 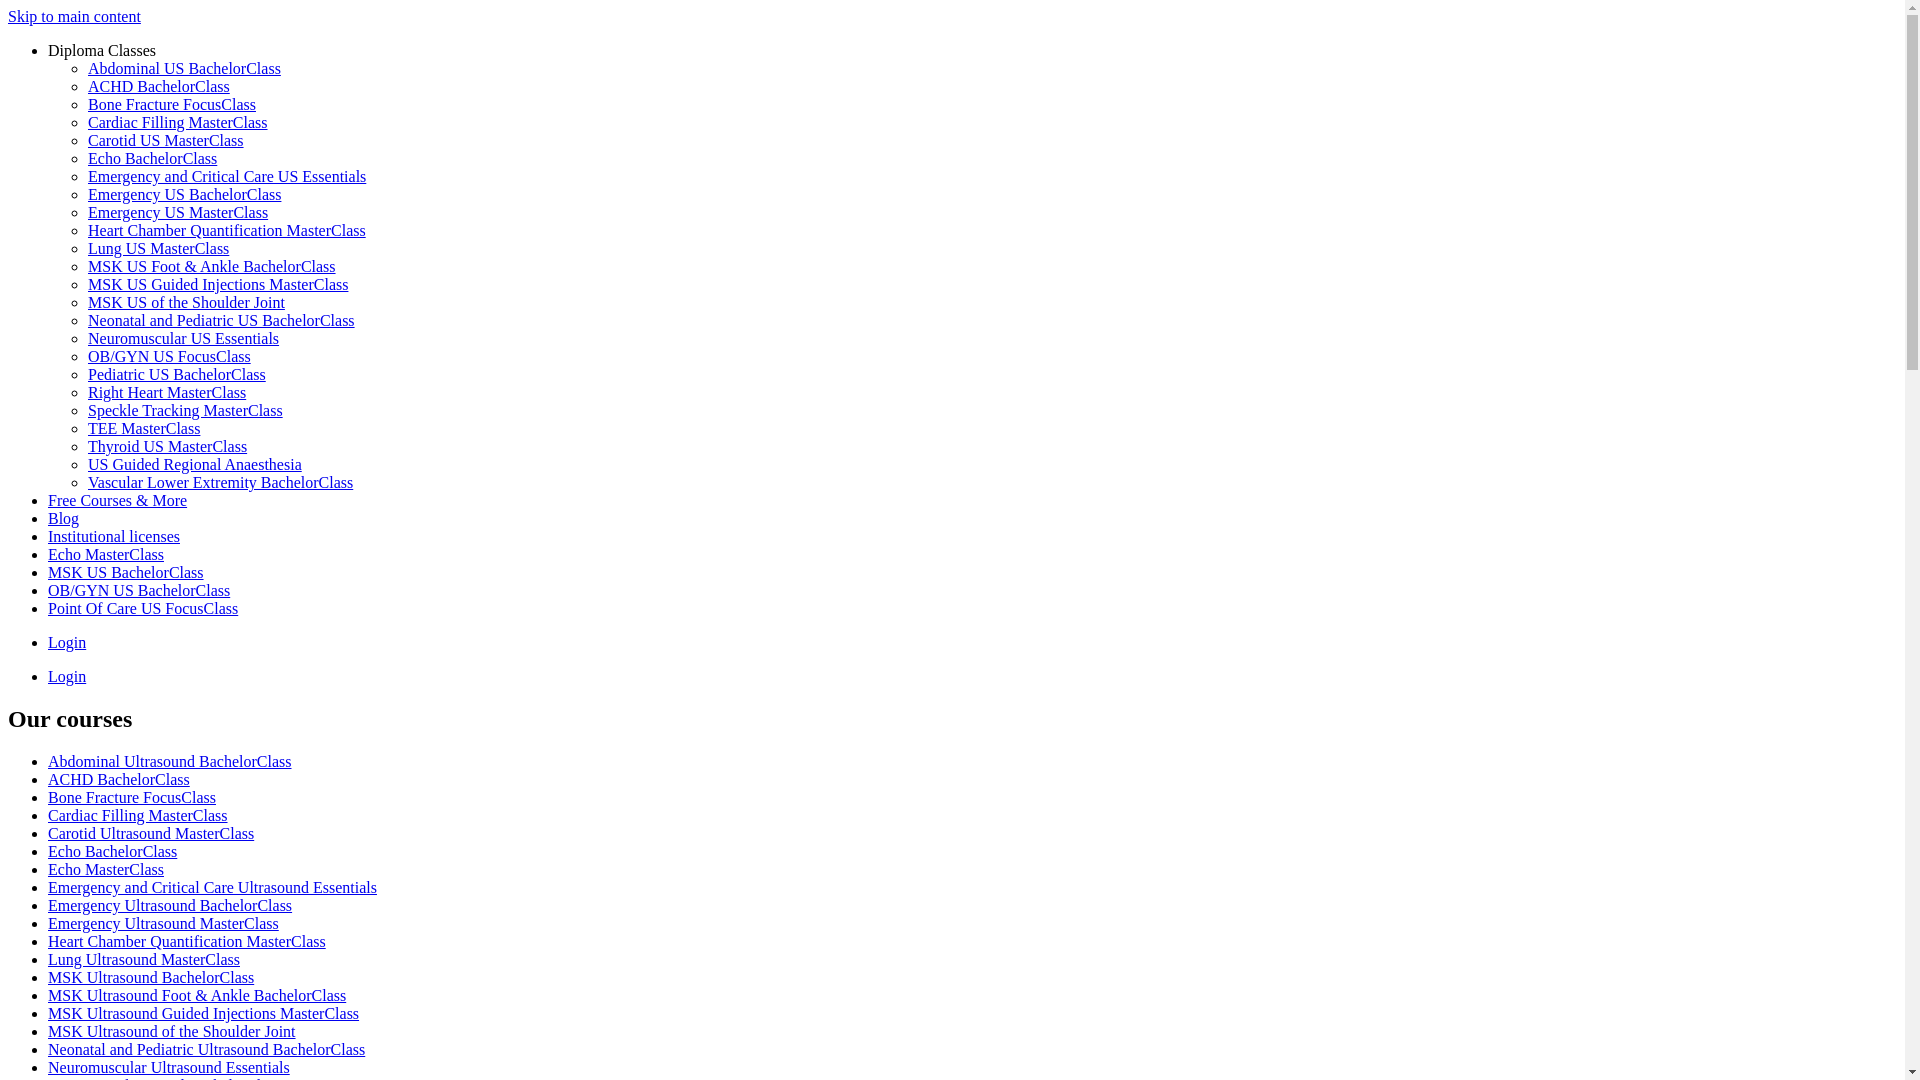 What do you see at coordinates (138, 589) in the screenshot?
I see `'OB/GYN US BachelorClass'` at bounding box center [138, 589].